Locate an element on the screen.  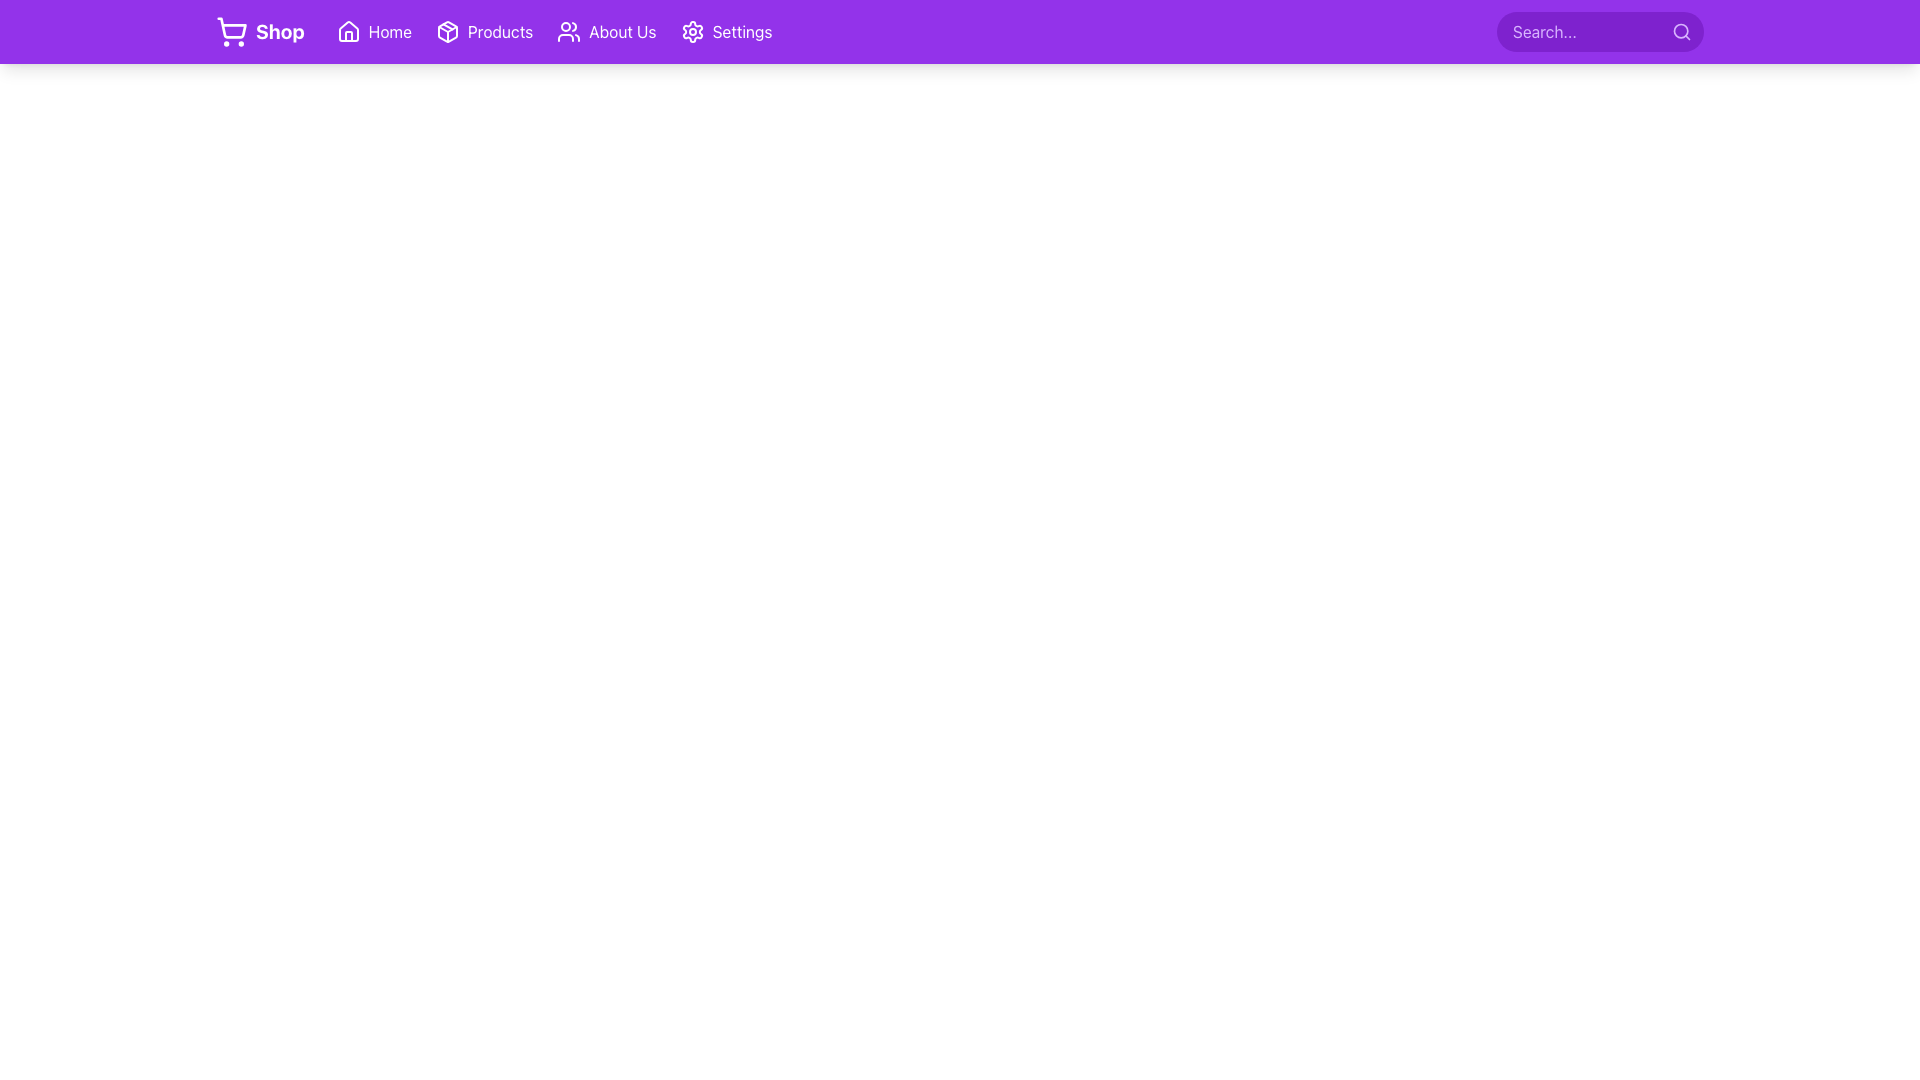
the navigation button located at the top of the page, which directs the user to the shop section of the application is located at coordinates (259, 31).